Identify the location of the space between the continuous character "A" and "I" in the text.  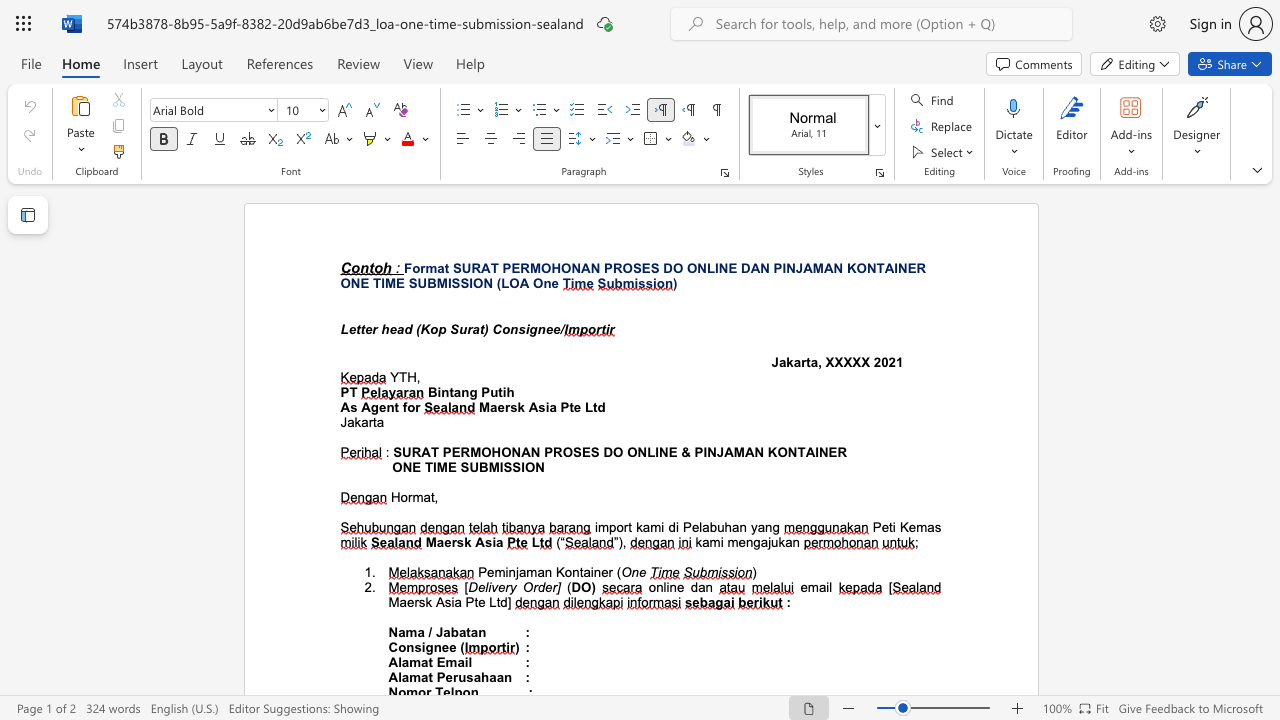
(813, 452).